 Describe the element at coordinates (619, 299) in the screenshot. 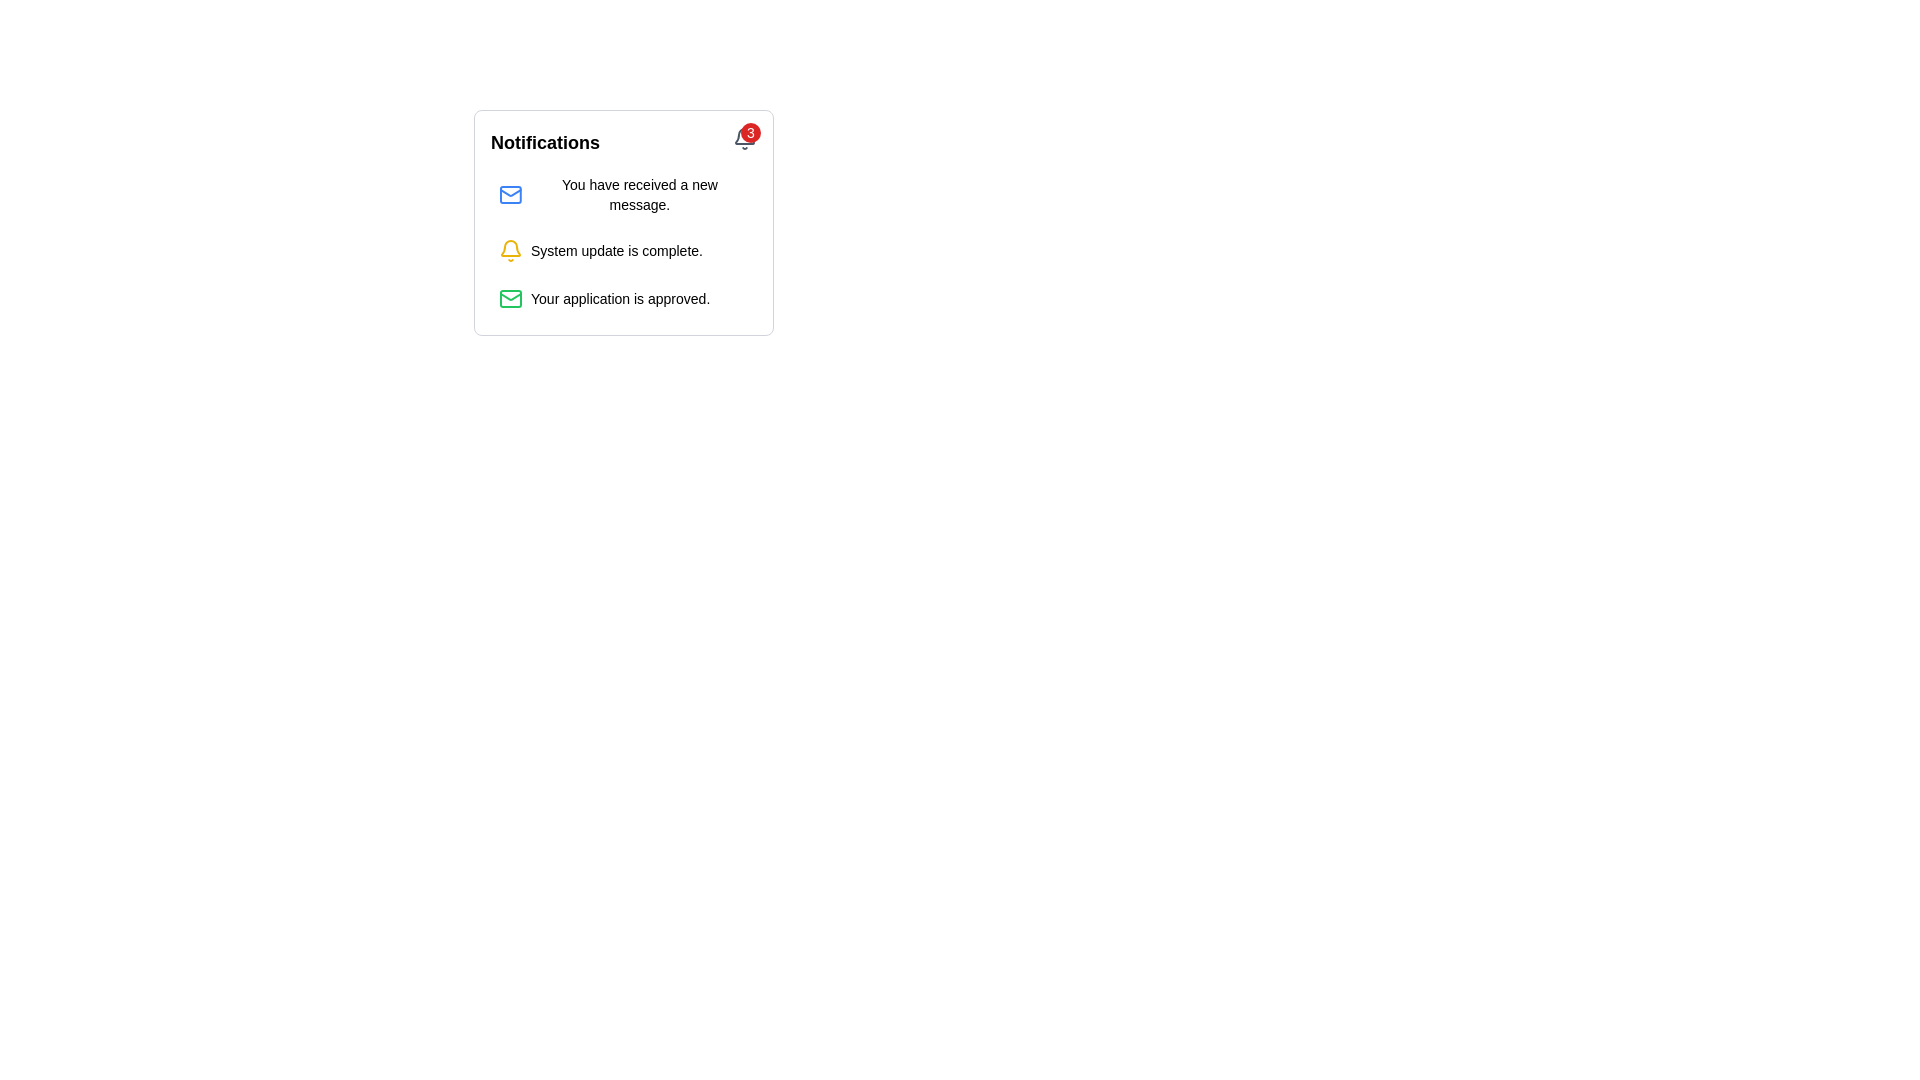

I see `the text element displaying 'Your application is approved.' which is the third item in the notification area, located directly below 'System update is complete.'` at that location.